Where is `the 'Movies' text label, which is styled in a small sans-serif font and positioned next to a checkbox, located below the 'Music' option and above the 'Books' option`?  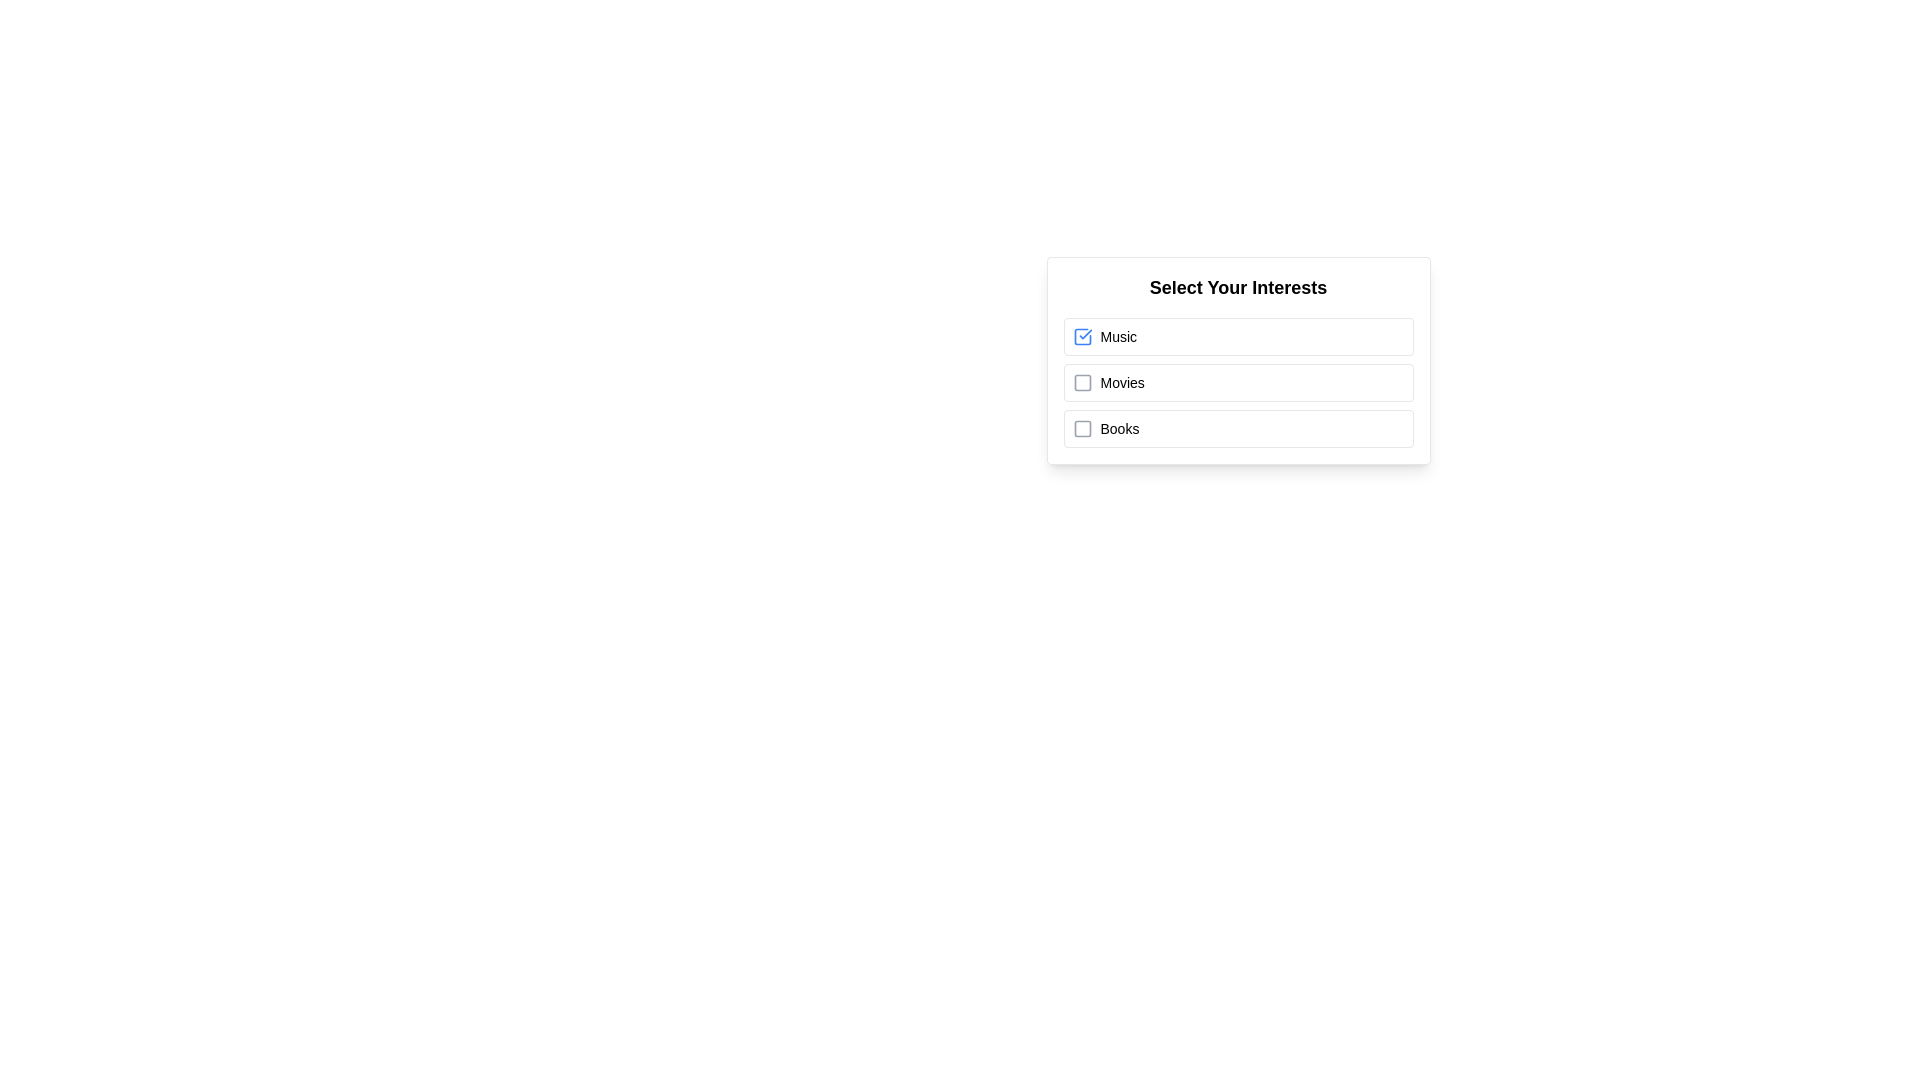
the 'Movies' text label, which is styled in a small sans-serif font and positioned next to a checkbox, located below the 'Music' option and above the 'Books' option is located at coordinates (1122, 382).